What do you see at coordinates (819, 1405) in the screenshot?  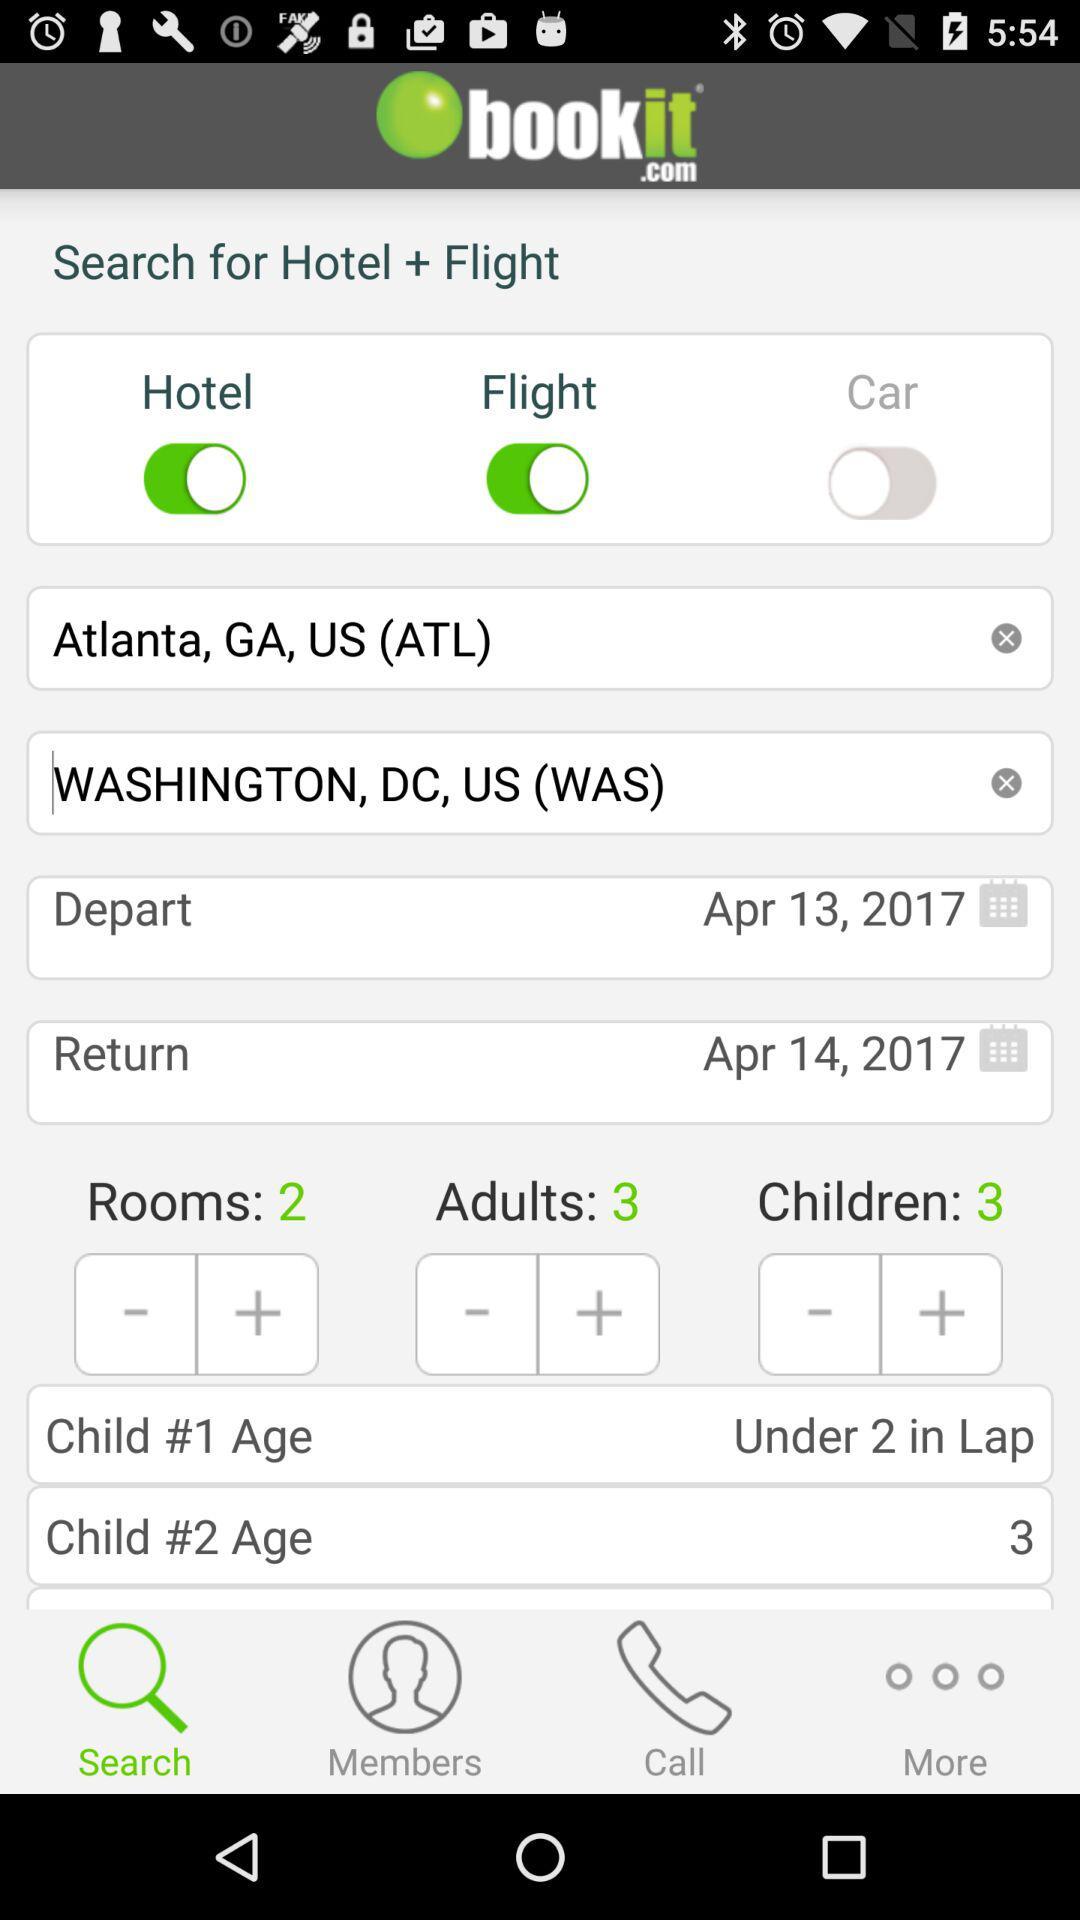 I see `the minus icon` at bounding box center [819, 1405].